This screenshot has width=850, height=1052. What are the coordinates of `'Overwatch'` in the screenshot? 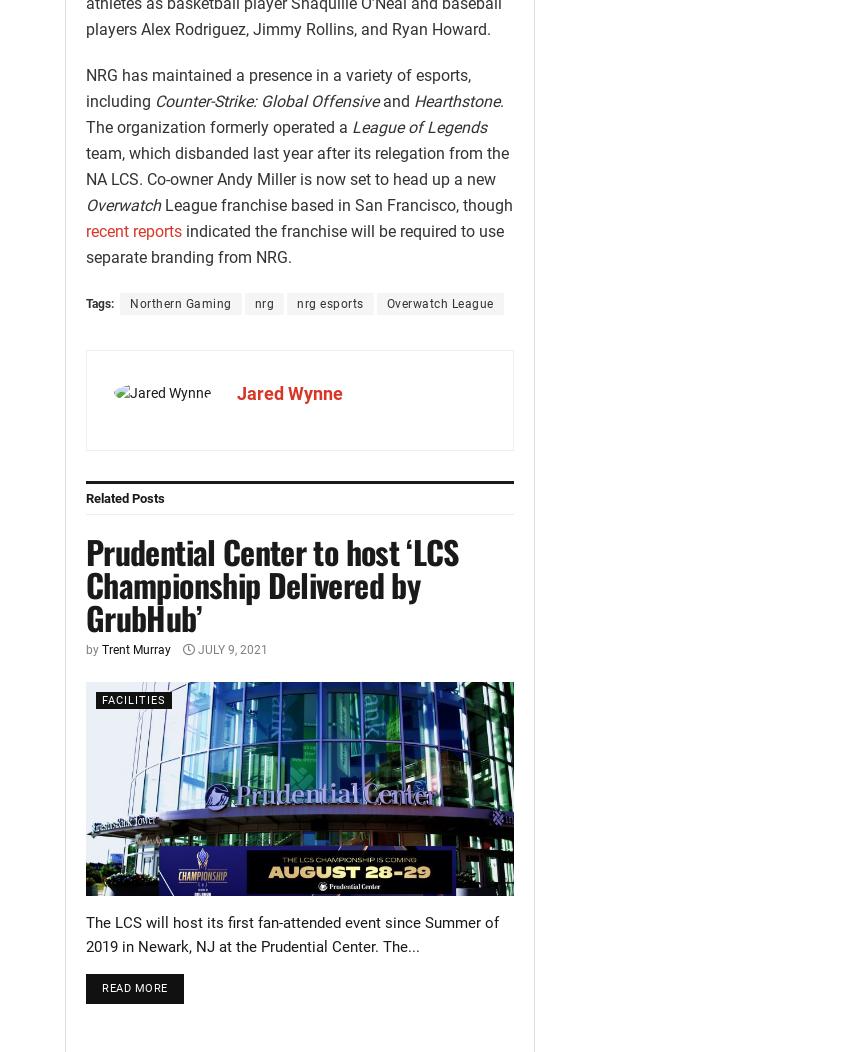 It's located at (122, 204).